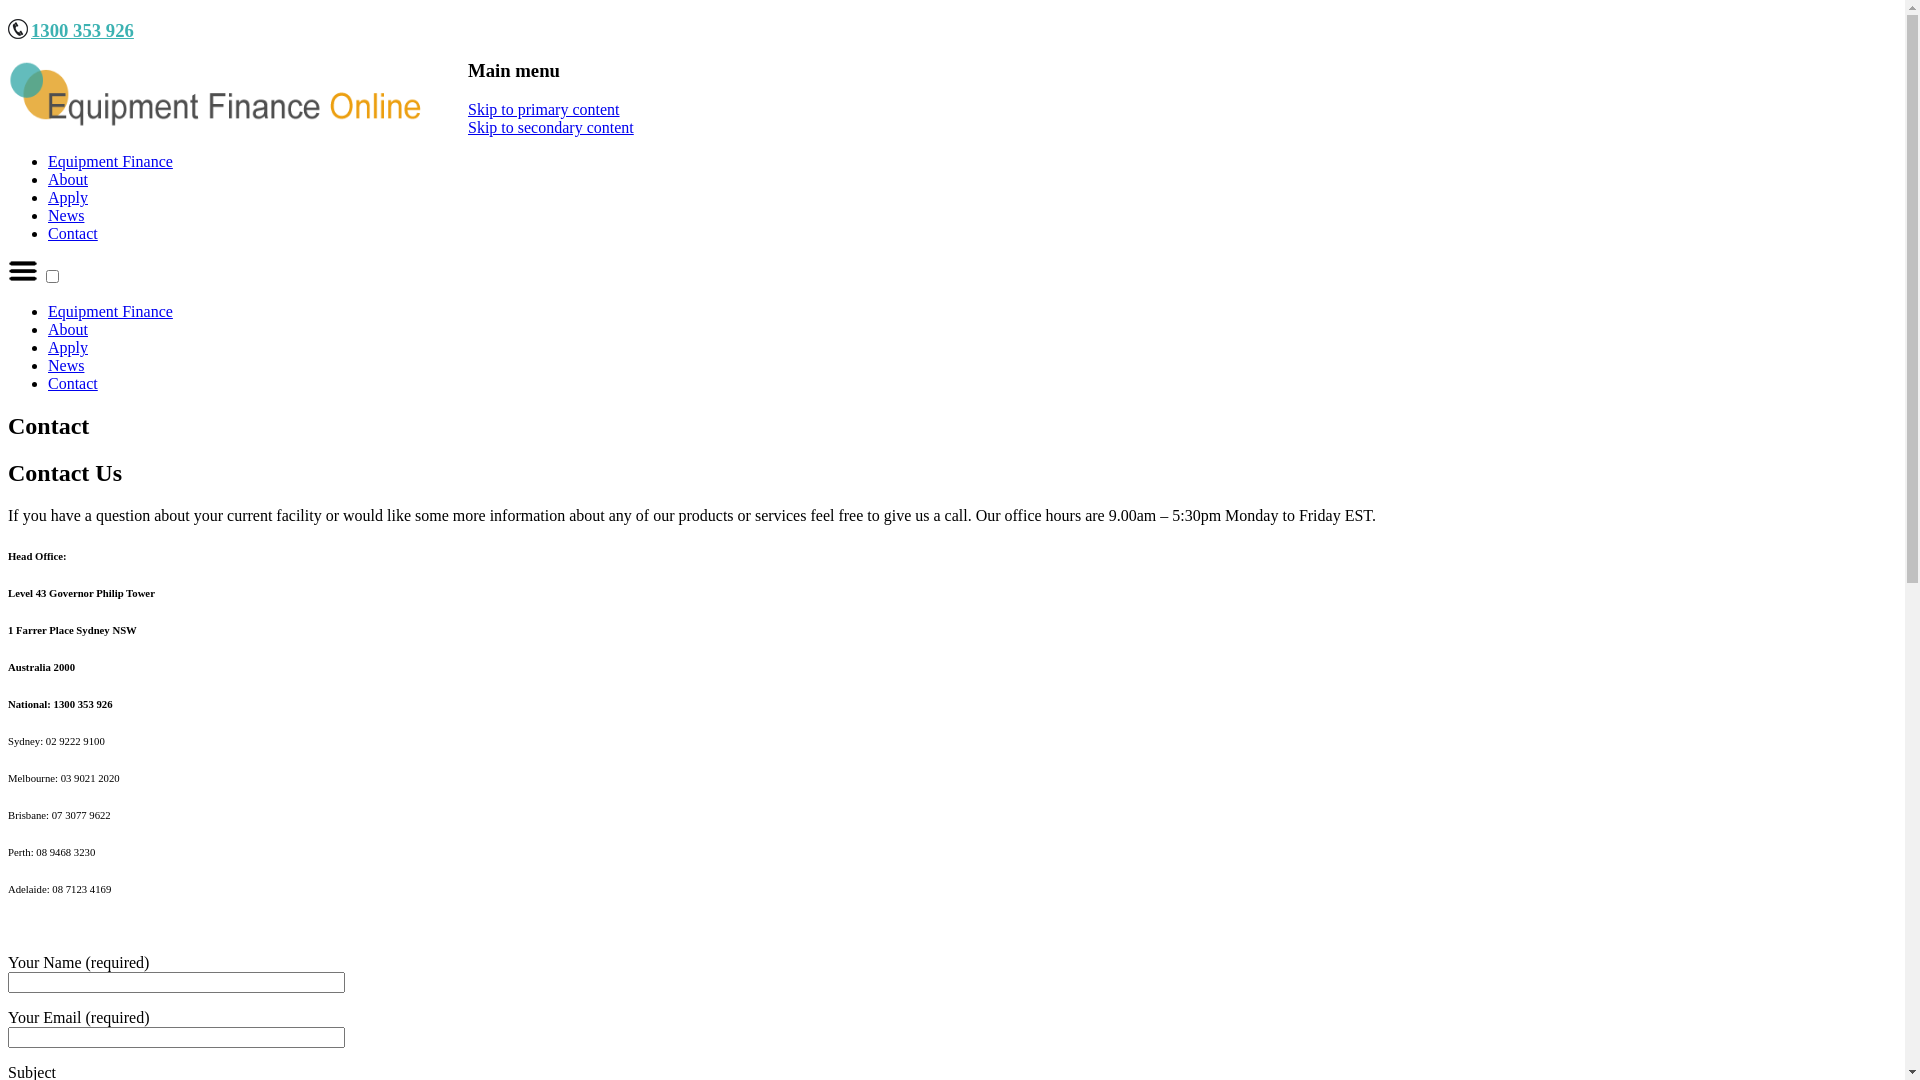  What do you see at coordinates (72, 232) in the screenshot?
I see `'Contact'` at bounding box center [72, 232].